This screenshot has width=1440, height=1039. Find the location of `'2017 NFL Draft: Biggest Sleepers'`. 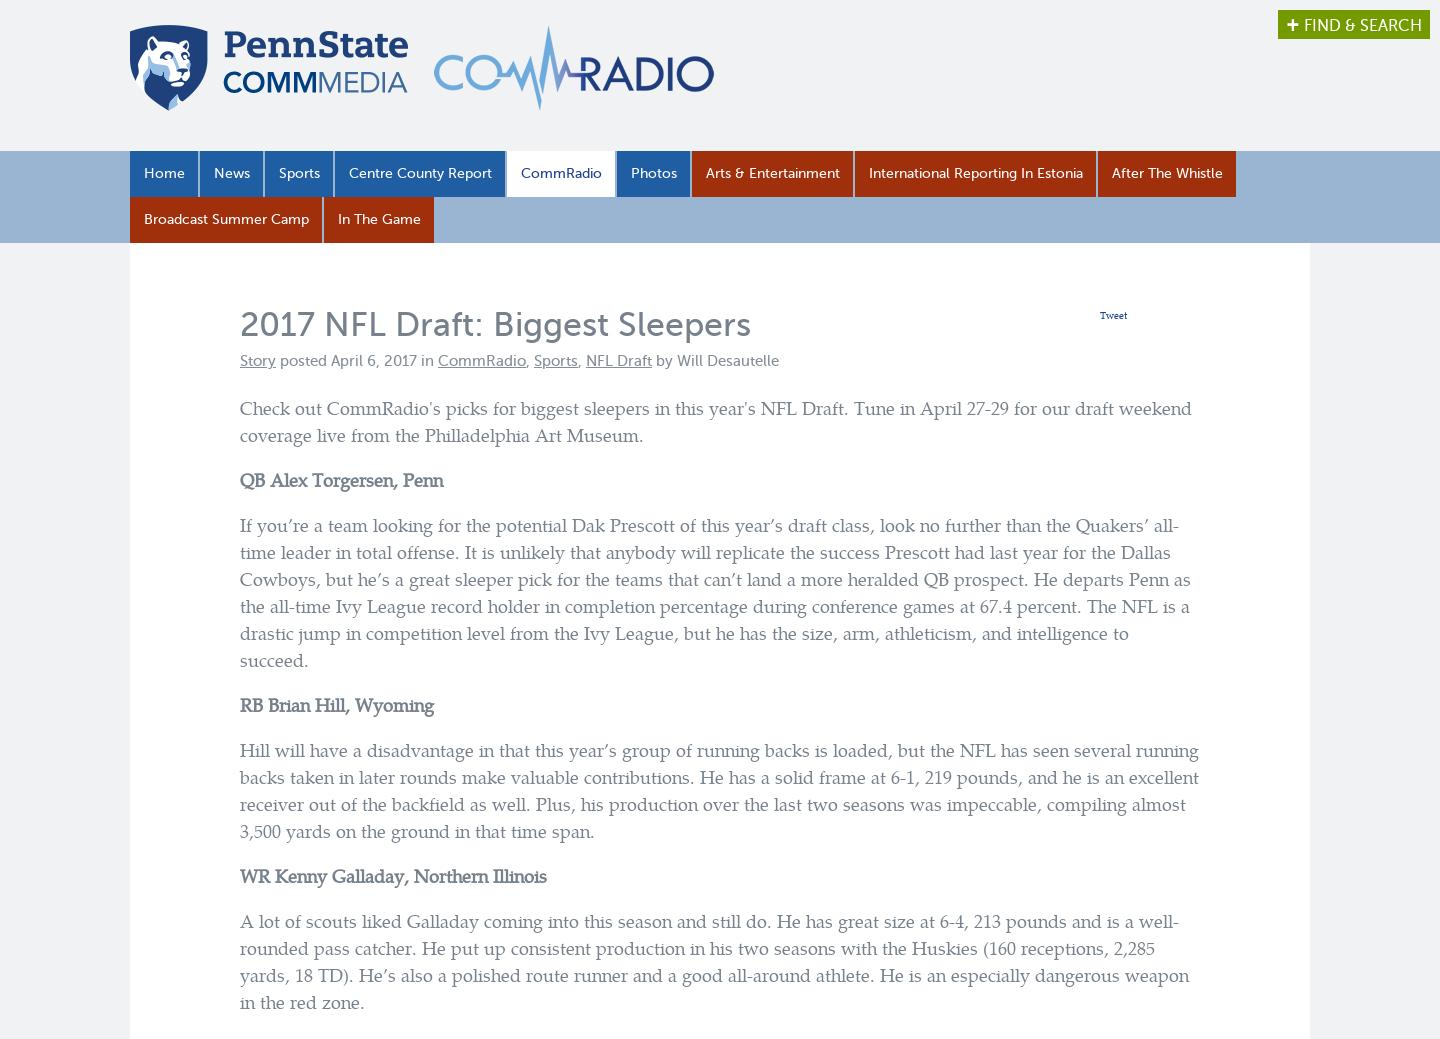

'2017 NFL Draft: Biggest Sleepers' is located at coordinates (494, 324).